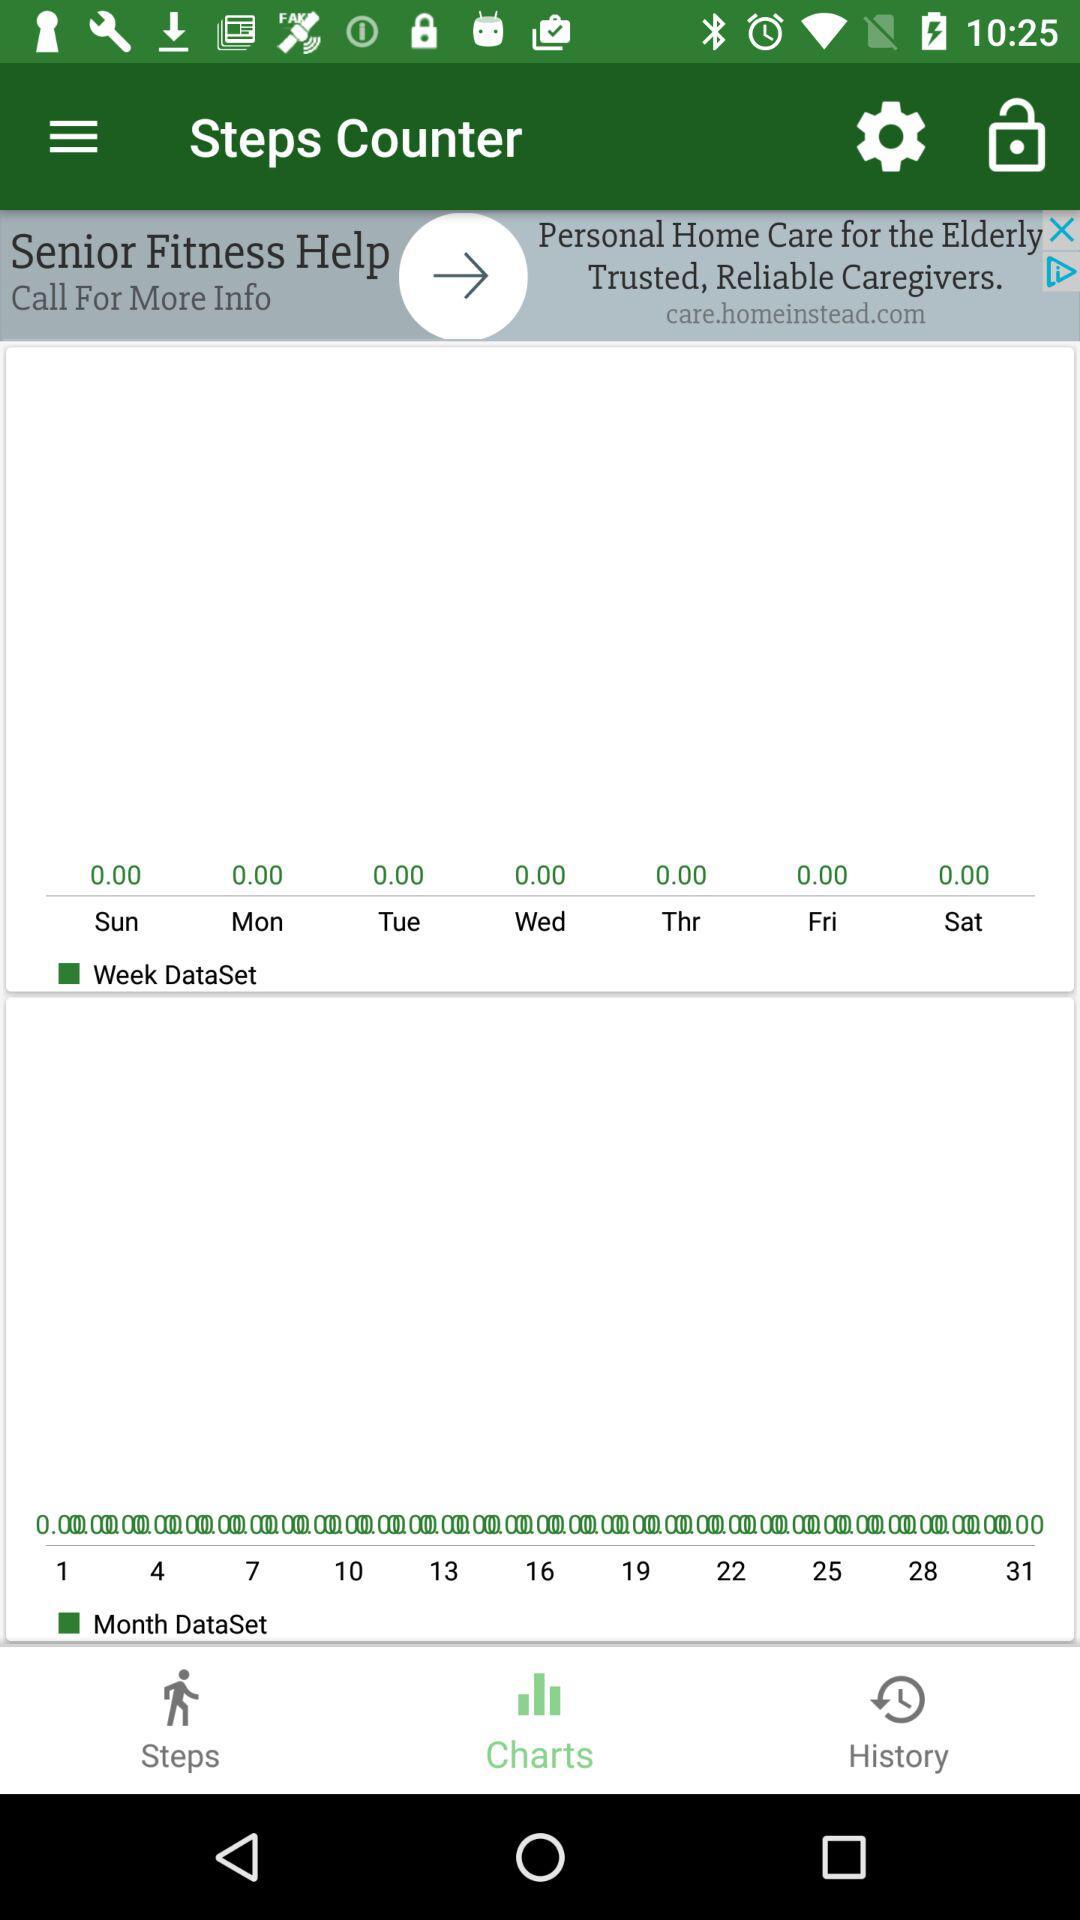 Image resolution: width=1080 pixels, height=1920 pixels. Describe the element at coordinates (540, 274) in the screenshot. I see `in app advertisement space` at that location.